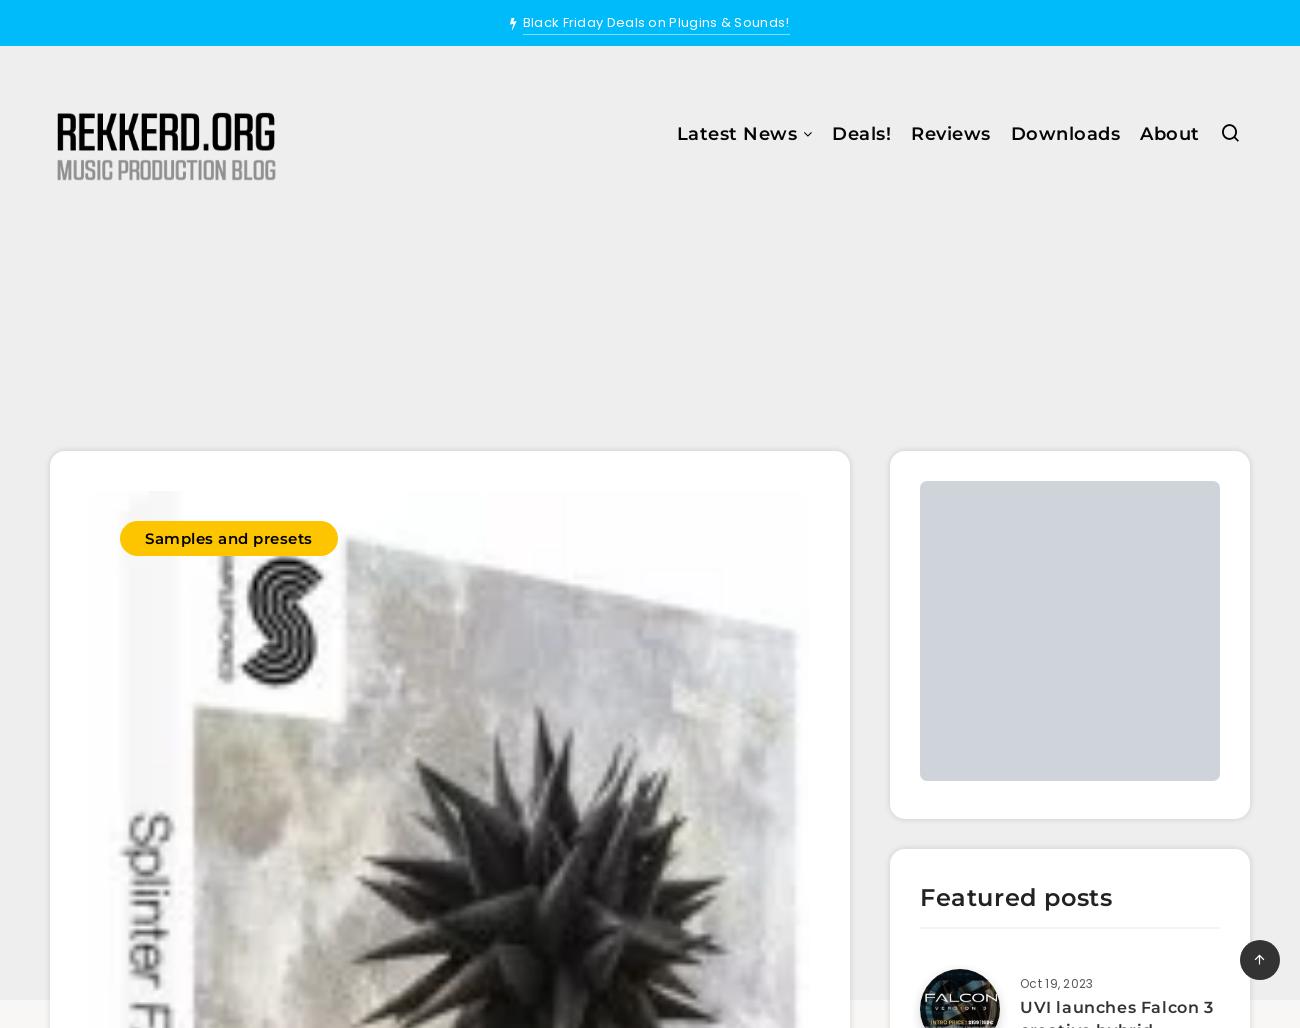  What do you see at coordinates (1169, 134) in the screenshot?
I see `'About'` at bounding box center [1169, 134].